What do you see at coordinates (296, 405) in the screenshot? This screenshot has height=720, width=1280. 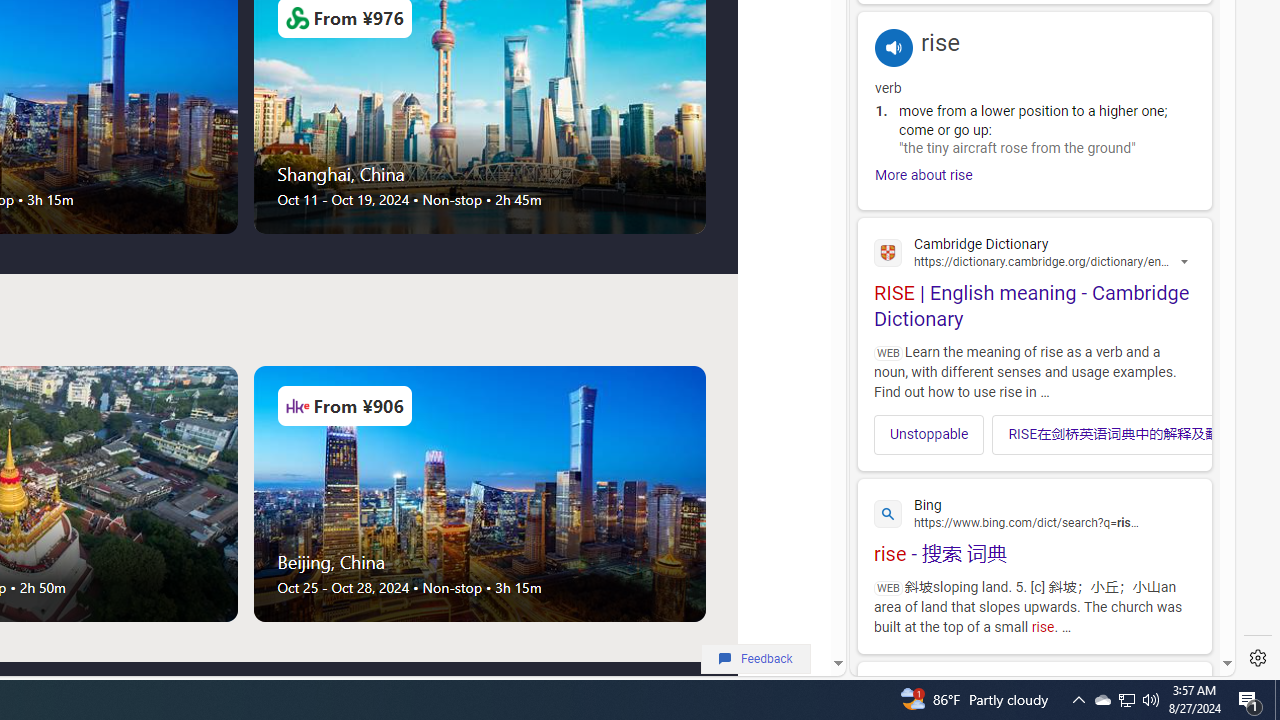 I see `'Airlines Logo'` at bounding box center [296, 405].